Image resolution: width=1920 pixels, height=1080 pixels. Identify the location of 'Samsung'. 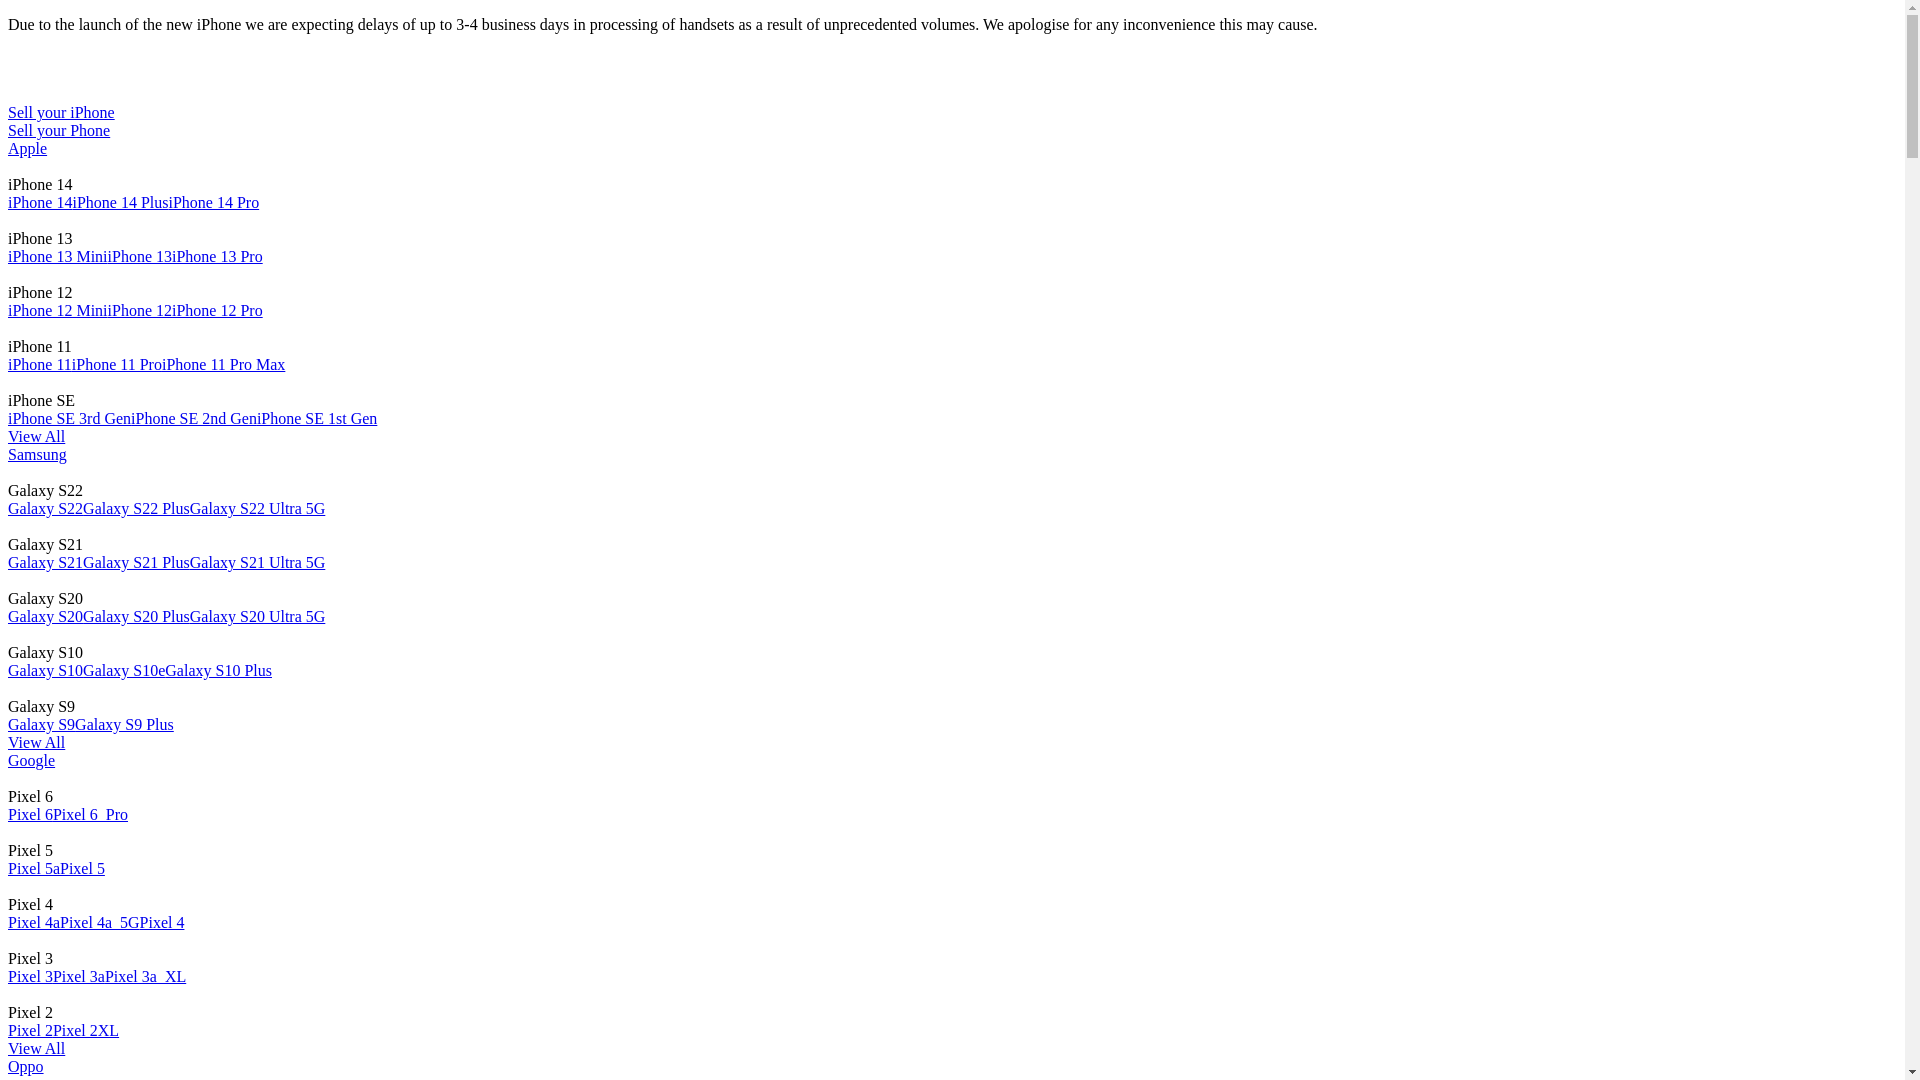
(37, 454).